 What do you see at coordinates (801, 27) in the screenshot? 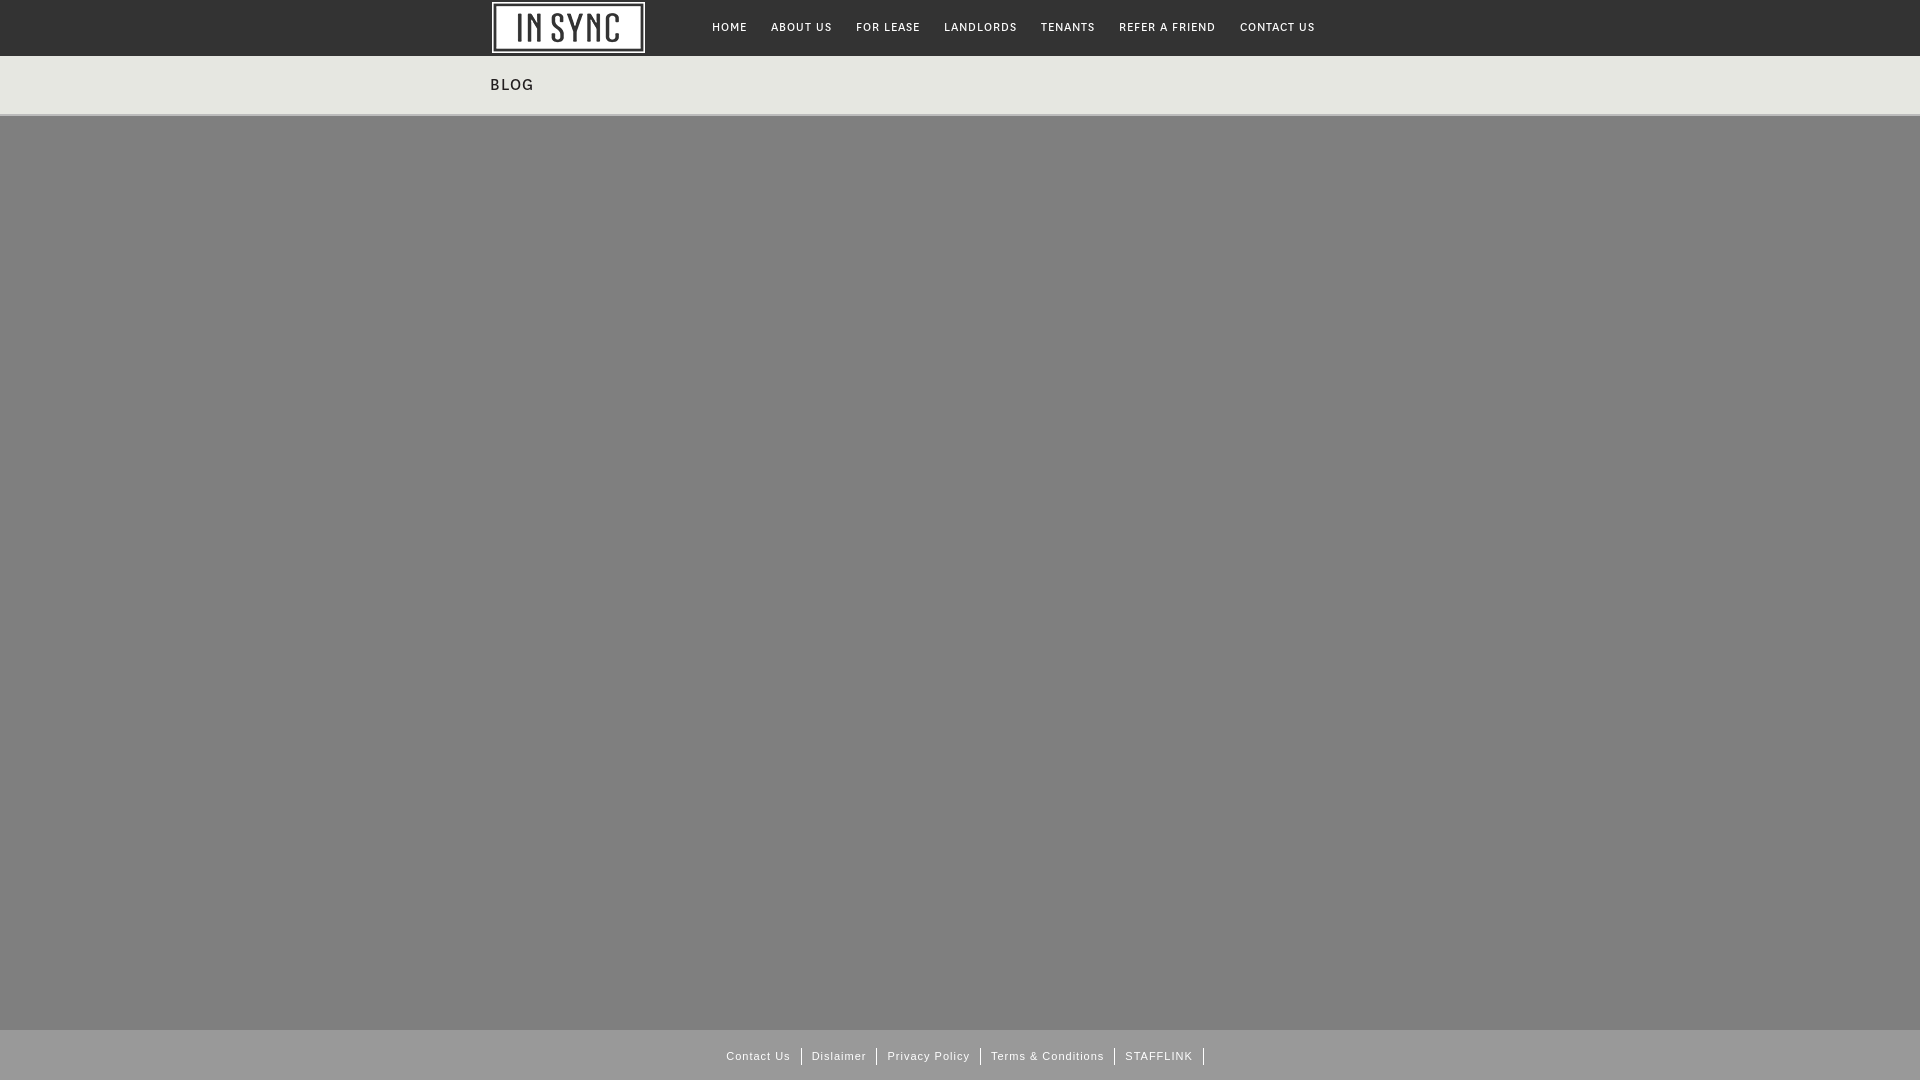
I see `'ABOUT US'` at bounding box center [801, 27].